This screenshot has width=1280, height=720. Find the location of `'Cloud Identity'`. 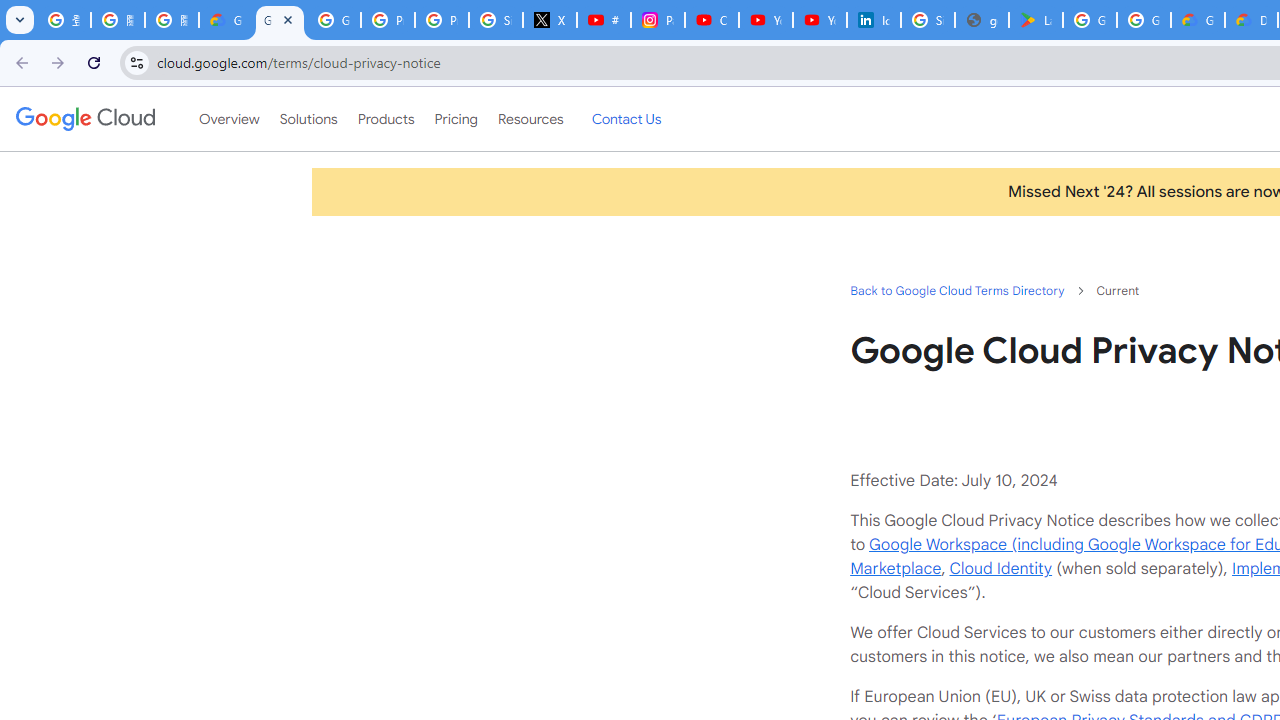

'Cloud Identity' is located at coordinates (1000, 568).